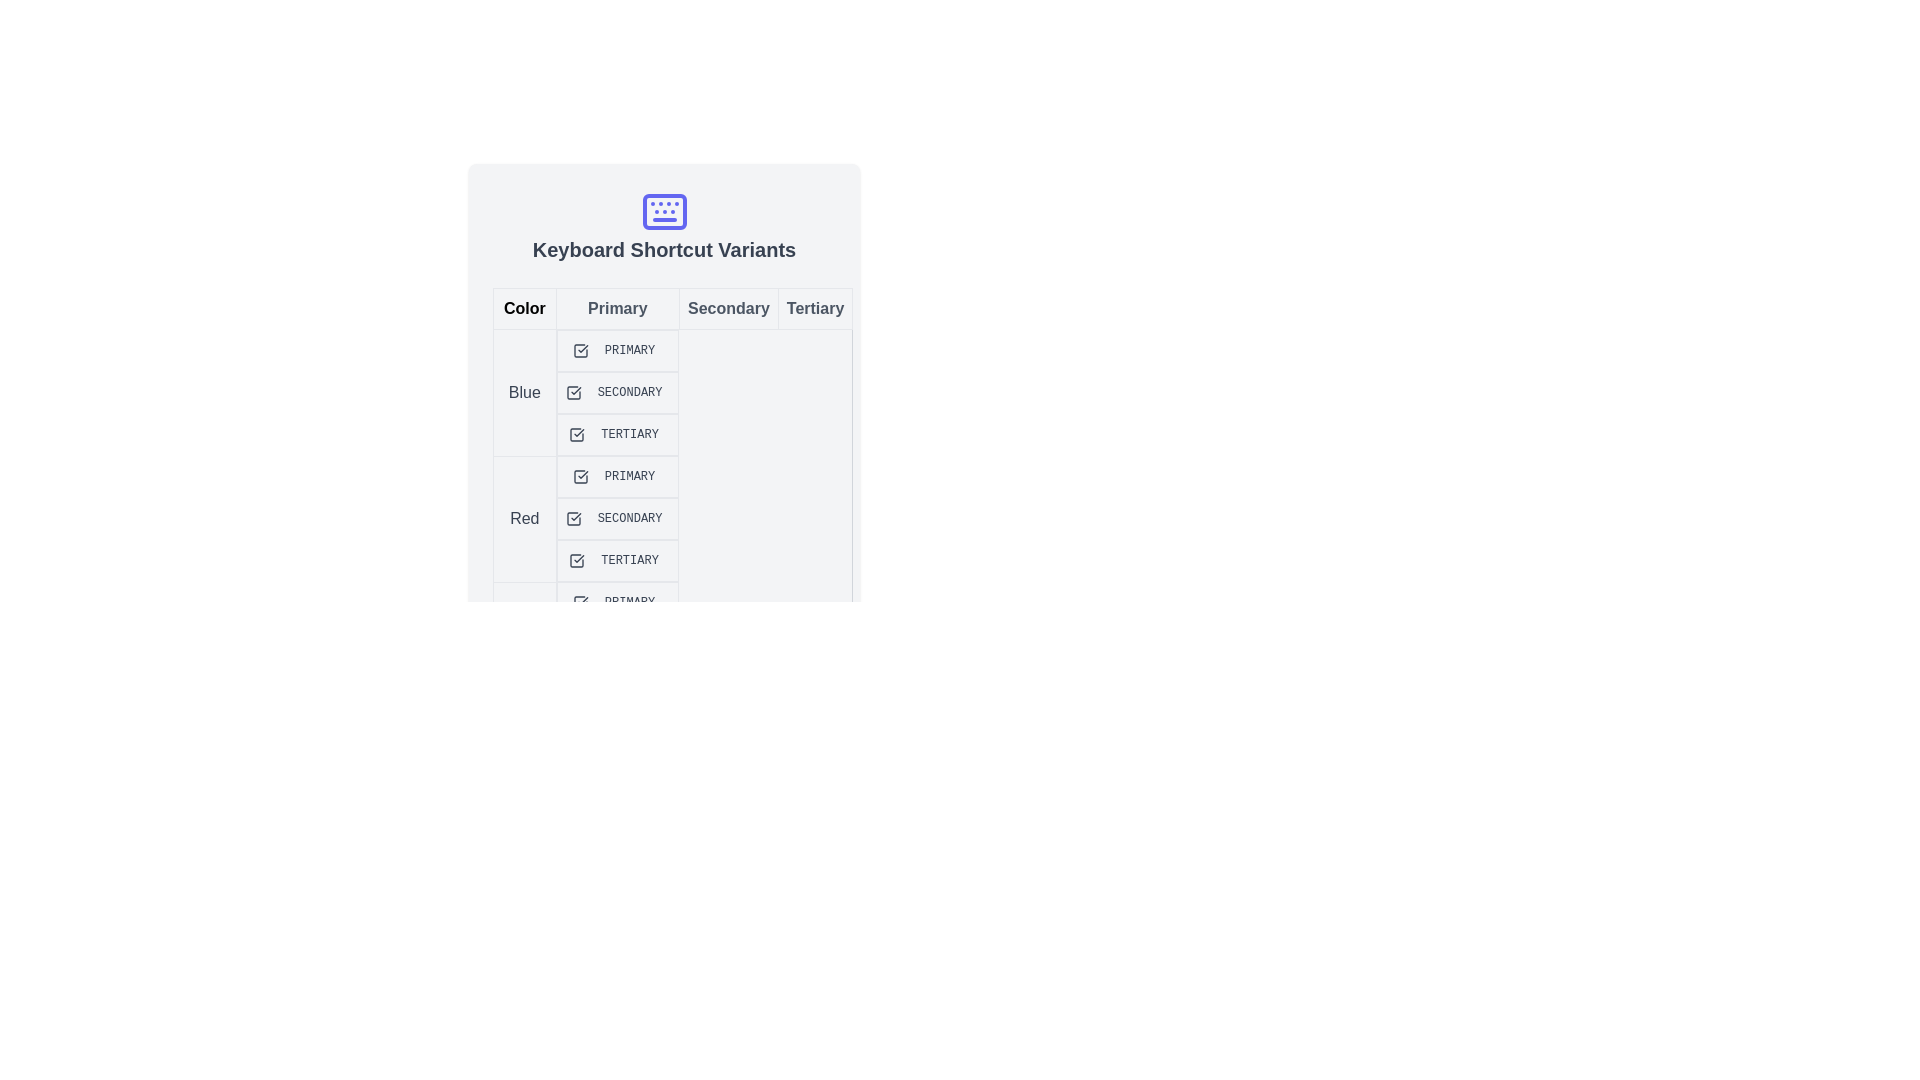  What do you see at coordinates (617, 434) in the screenshot?
I see `the 'Tertiary' checkbox and label in the 'Blue' column for additional information` at bounding box center [617, 434].